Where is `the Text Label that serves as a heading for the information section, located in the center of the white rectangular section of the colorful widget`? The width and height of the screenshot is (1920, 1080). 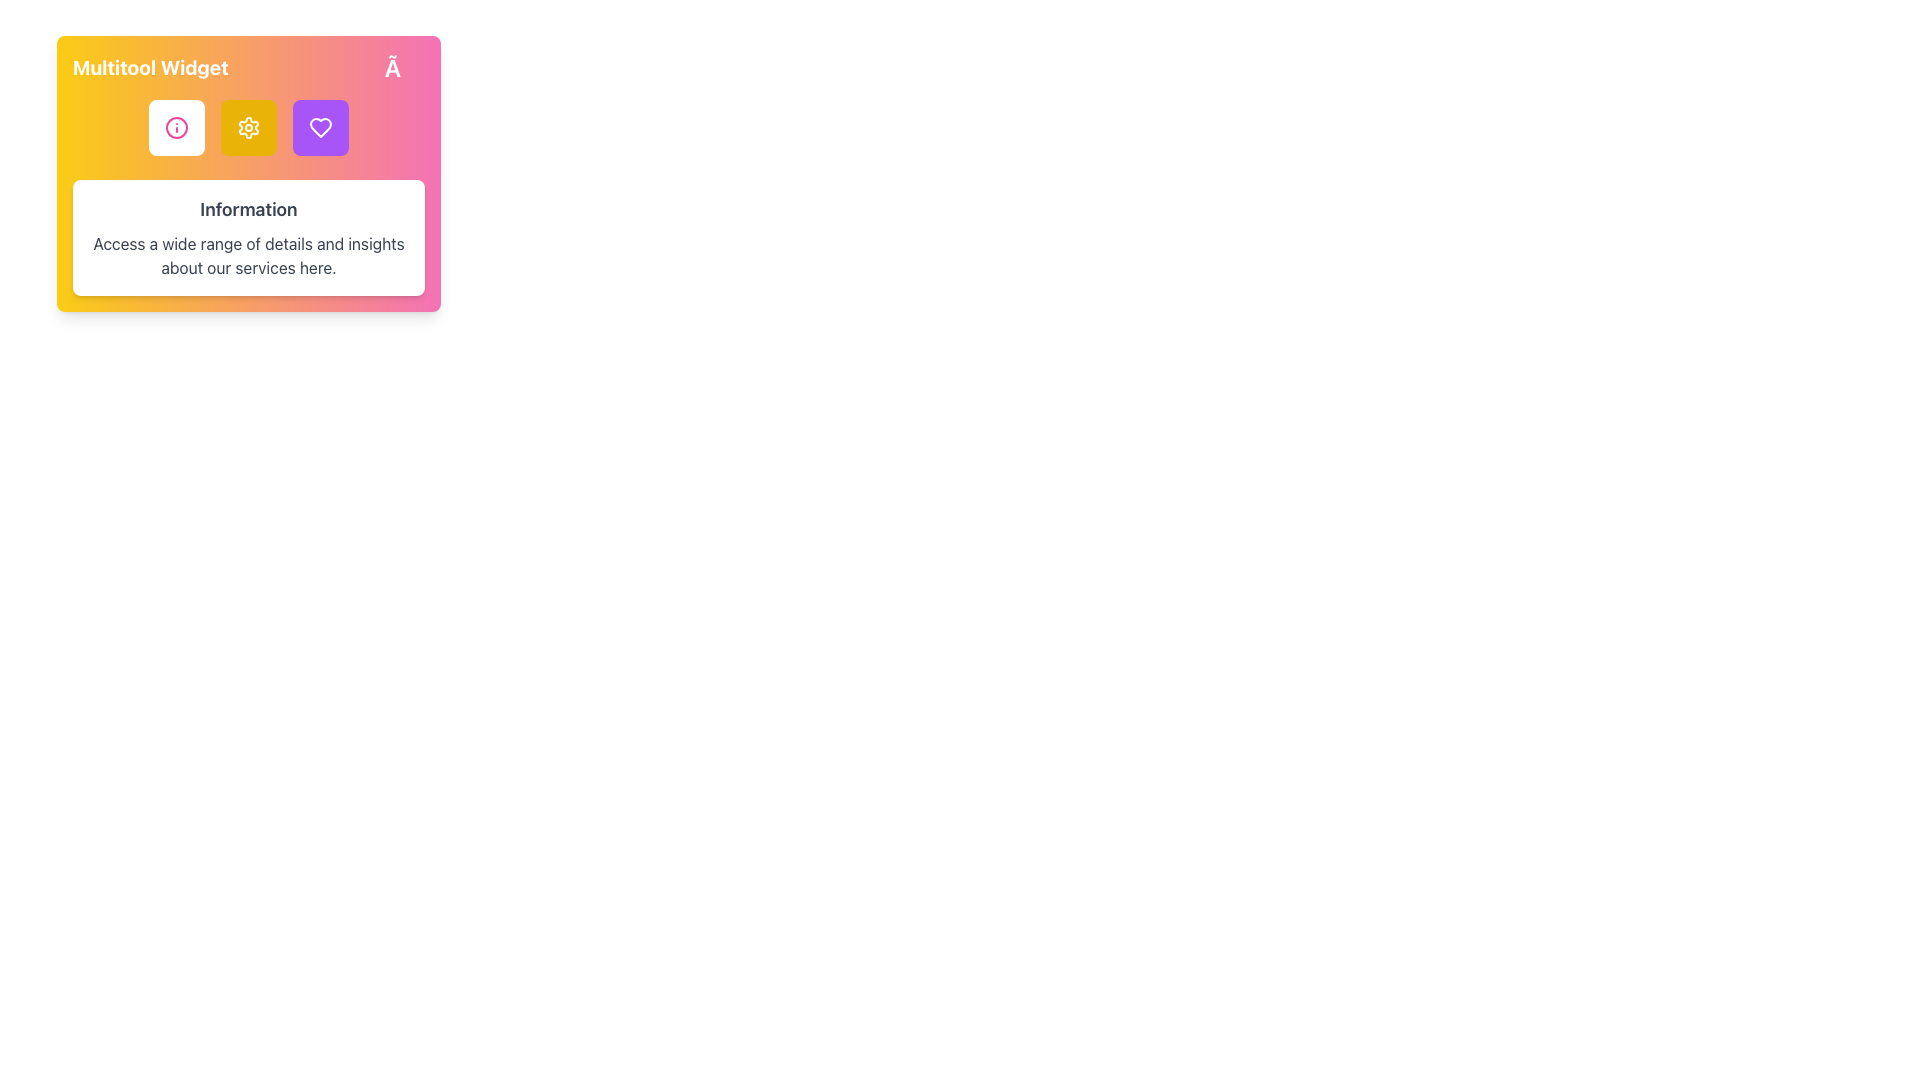 the Text Label that serves as a heading for the information section, located in the center of the white rectangular section of the colorful widget is located at coordinates (248, 209).